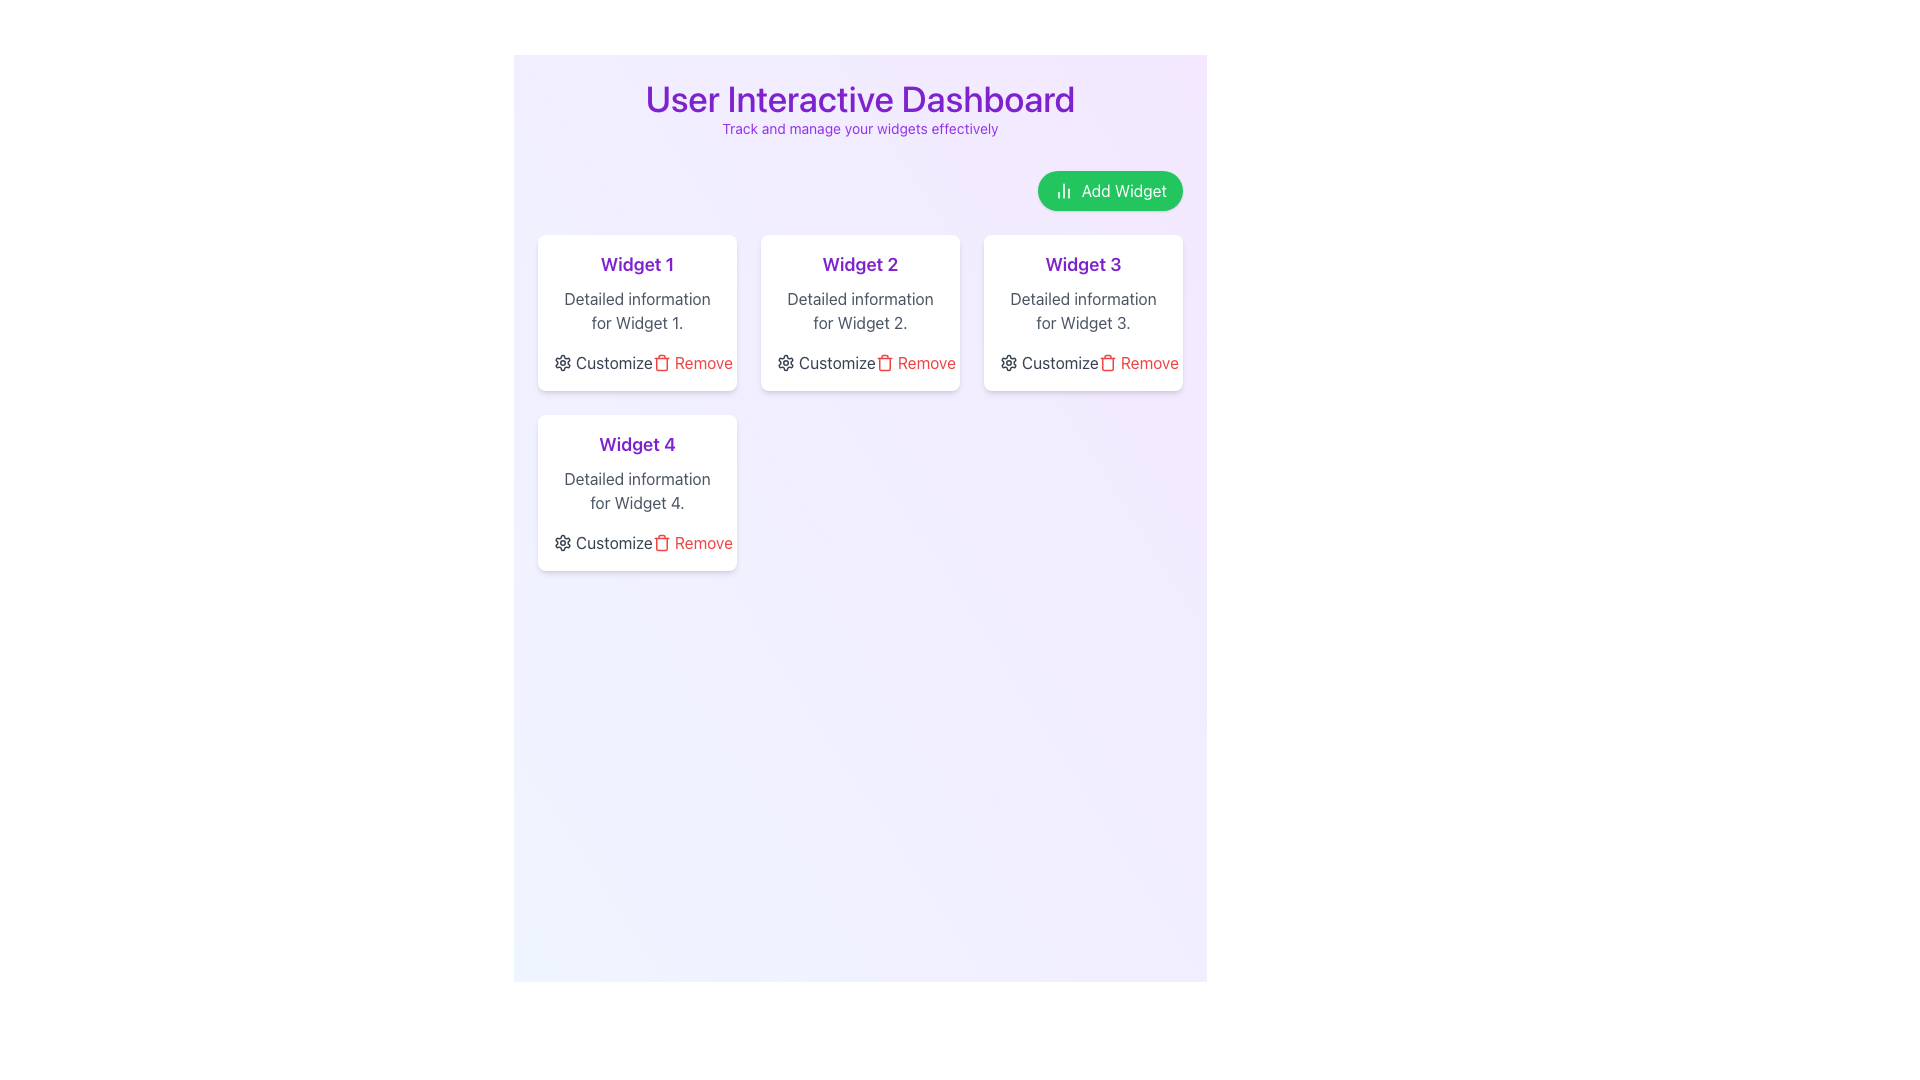  What do you see at coordinates (692, 543) in the screenshot?
I see `the 'Remove' button located at the bottom-right corner of 'Widget 4'` at bounding box center [692, 543].